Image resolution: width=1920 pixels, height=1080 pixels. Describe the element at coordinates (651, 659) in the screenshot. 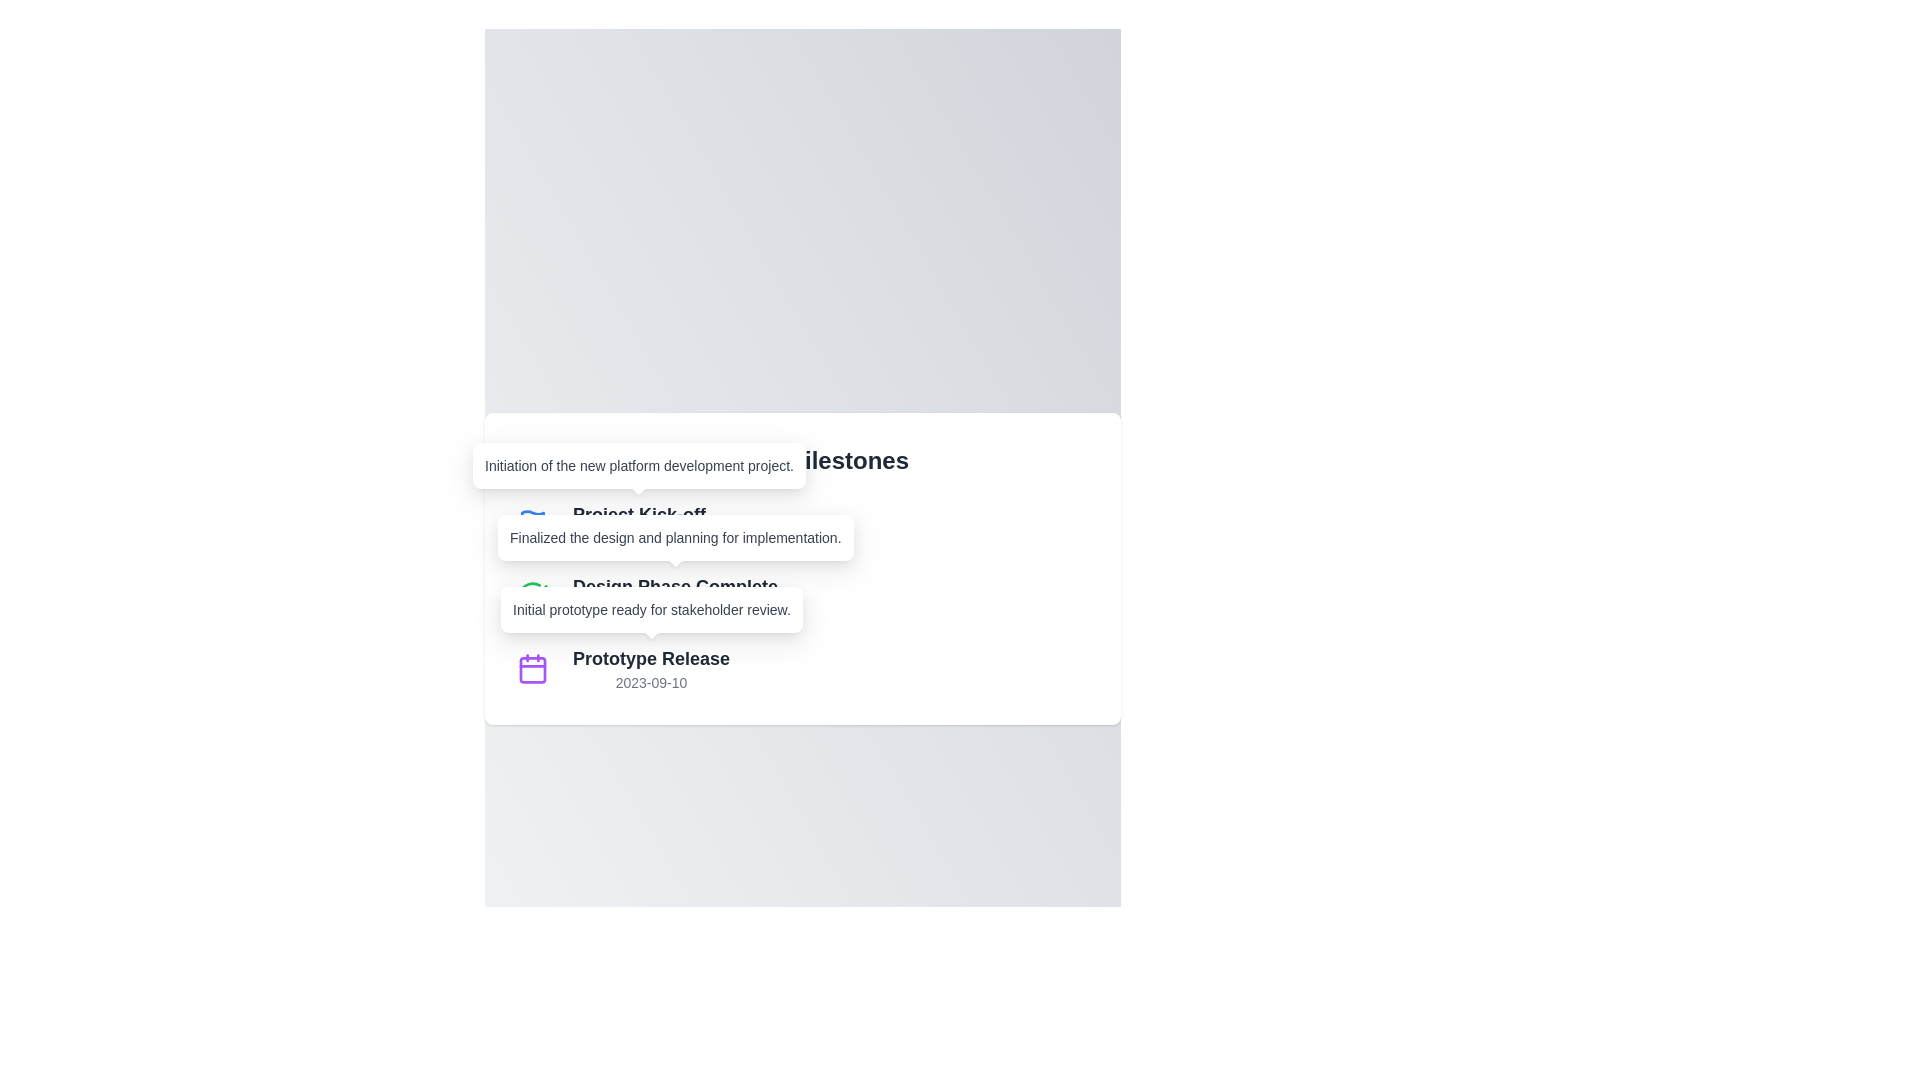

I see `the text label element that indicates a milestone or event, located above the date '2023-09-10' and next to a calendar icon` at that location.